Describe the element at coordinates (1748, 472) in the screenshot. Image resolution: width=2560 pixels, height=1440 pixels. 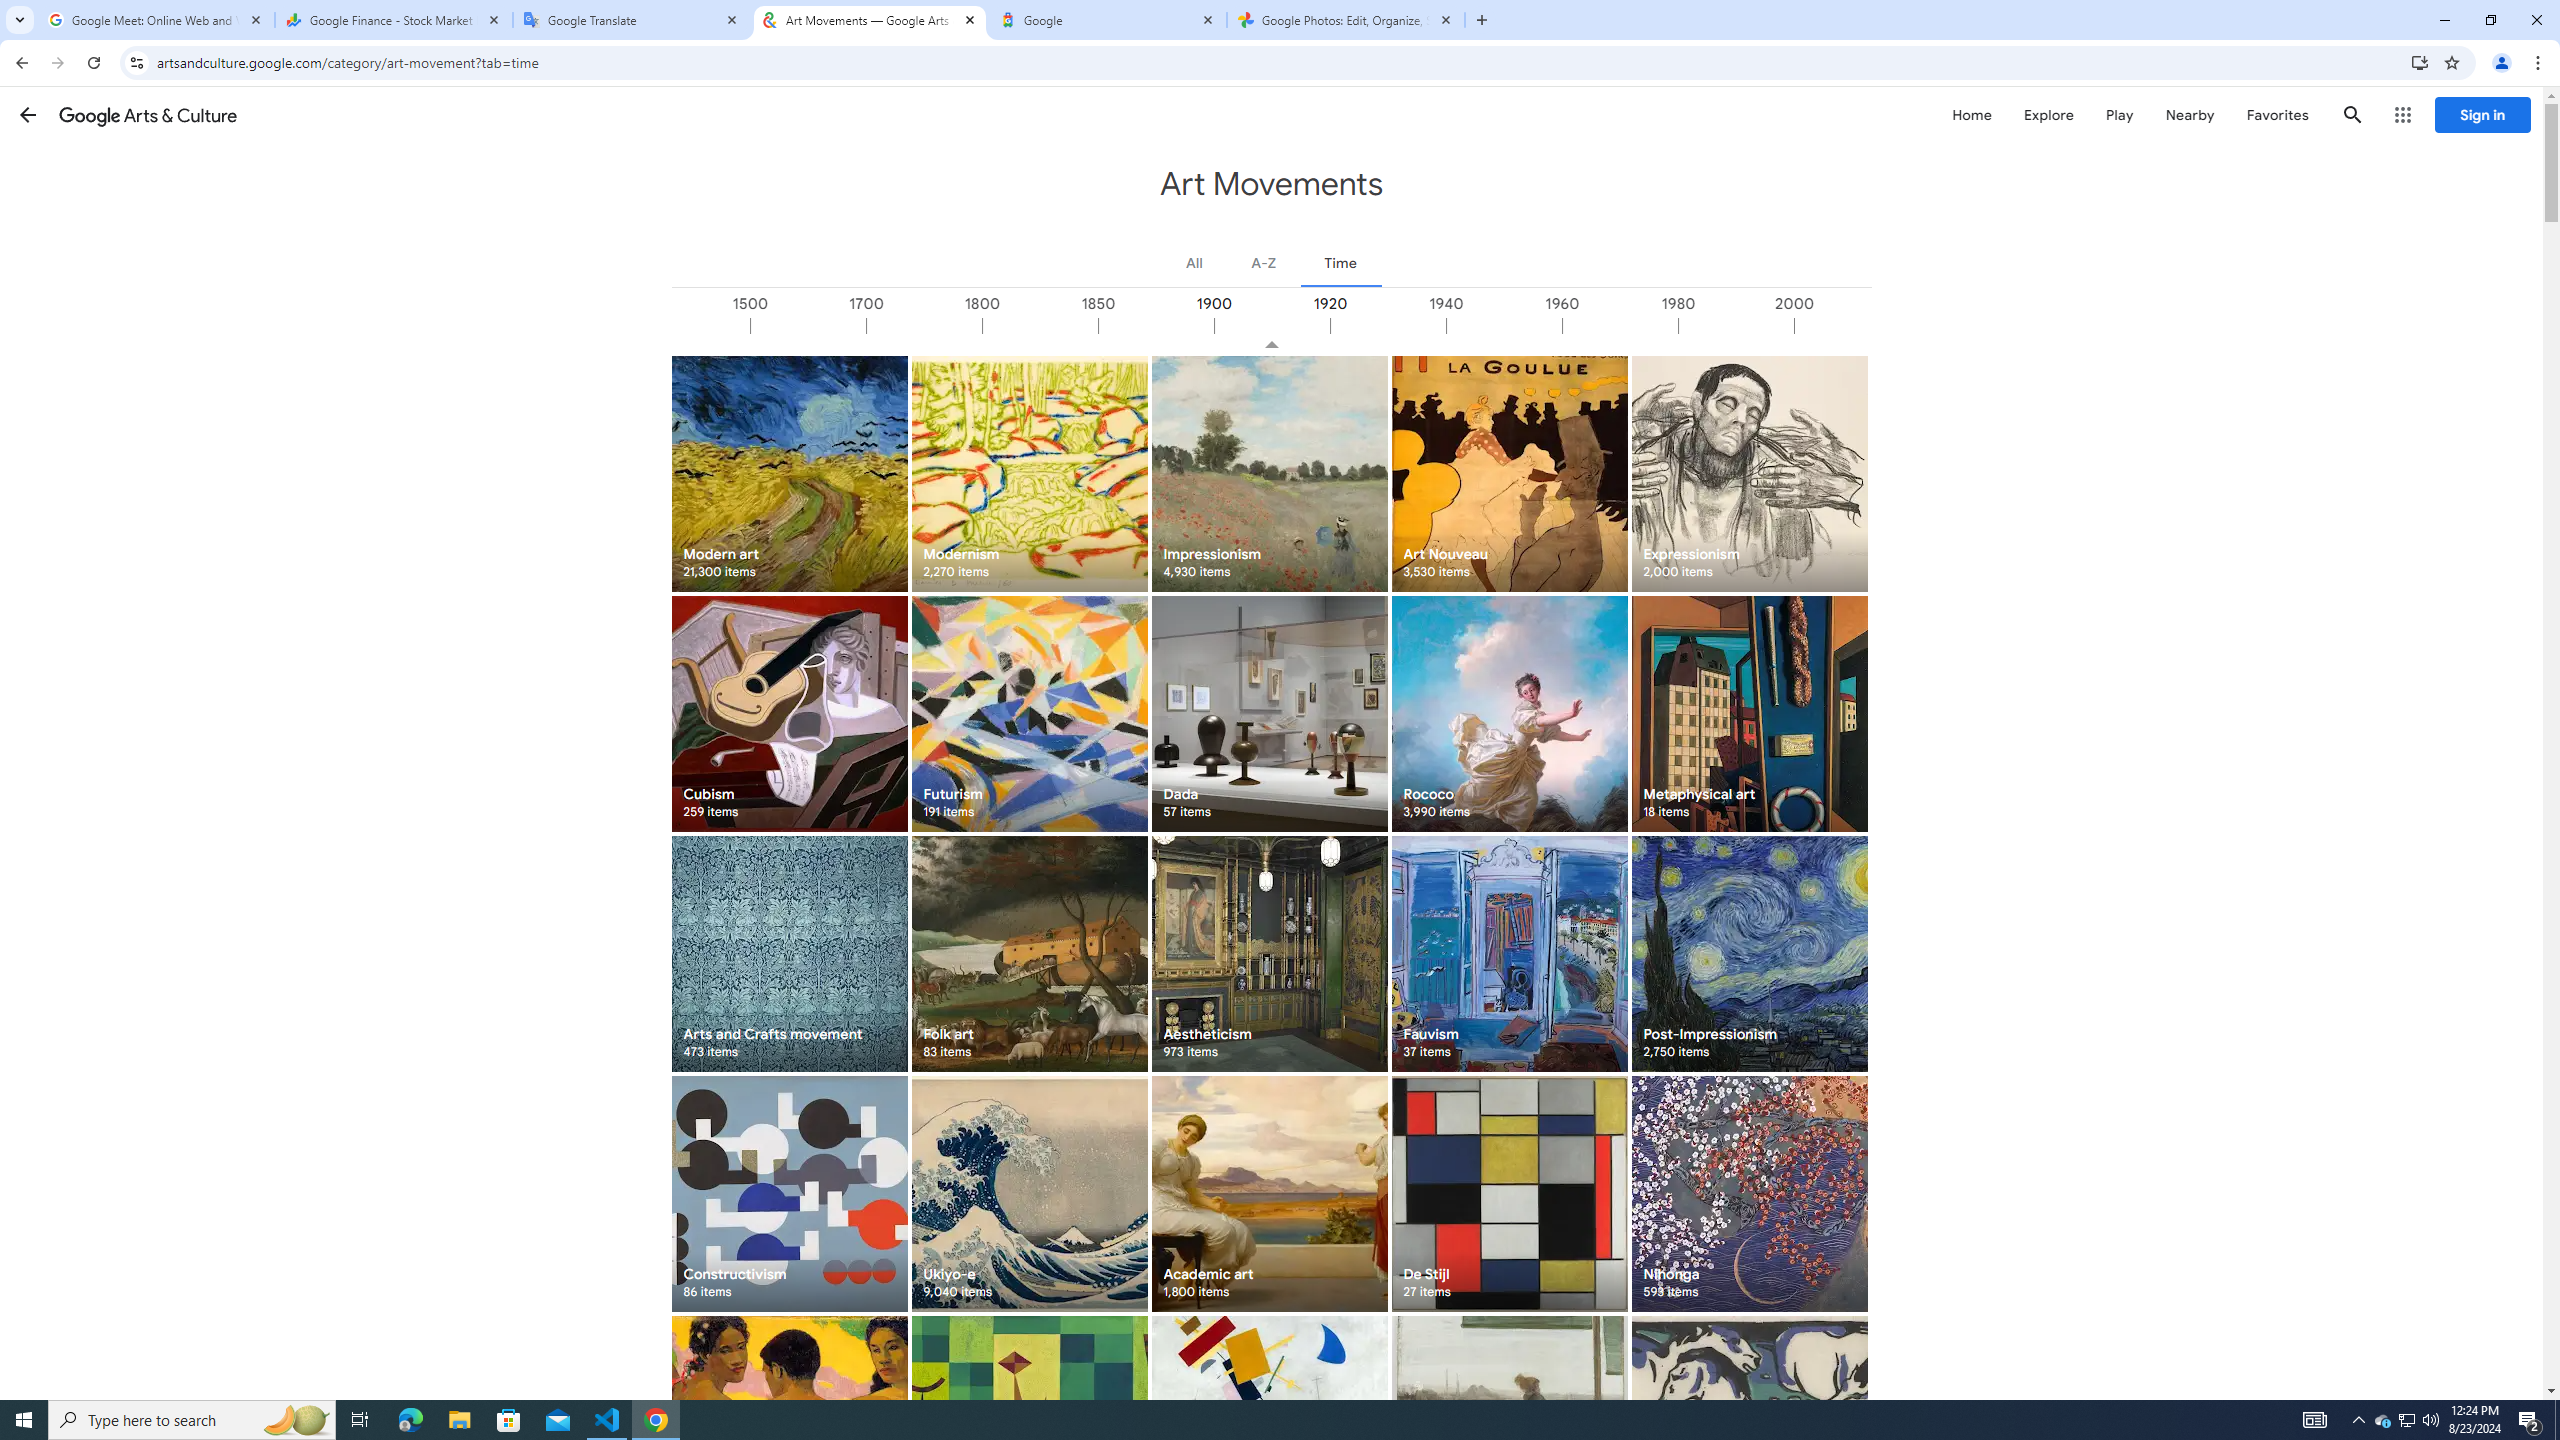
I see `'Expressionism 2,000 items'` at that location.